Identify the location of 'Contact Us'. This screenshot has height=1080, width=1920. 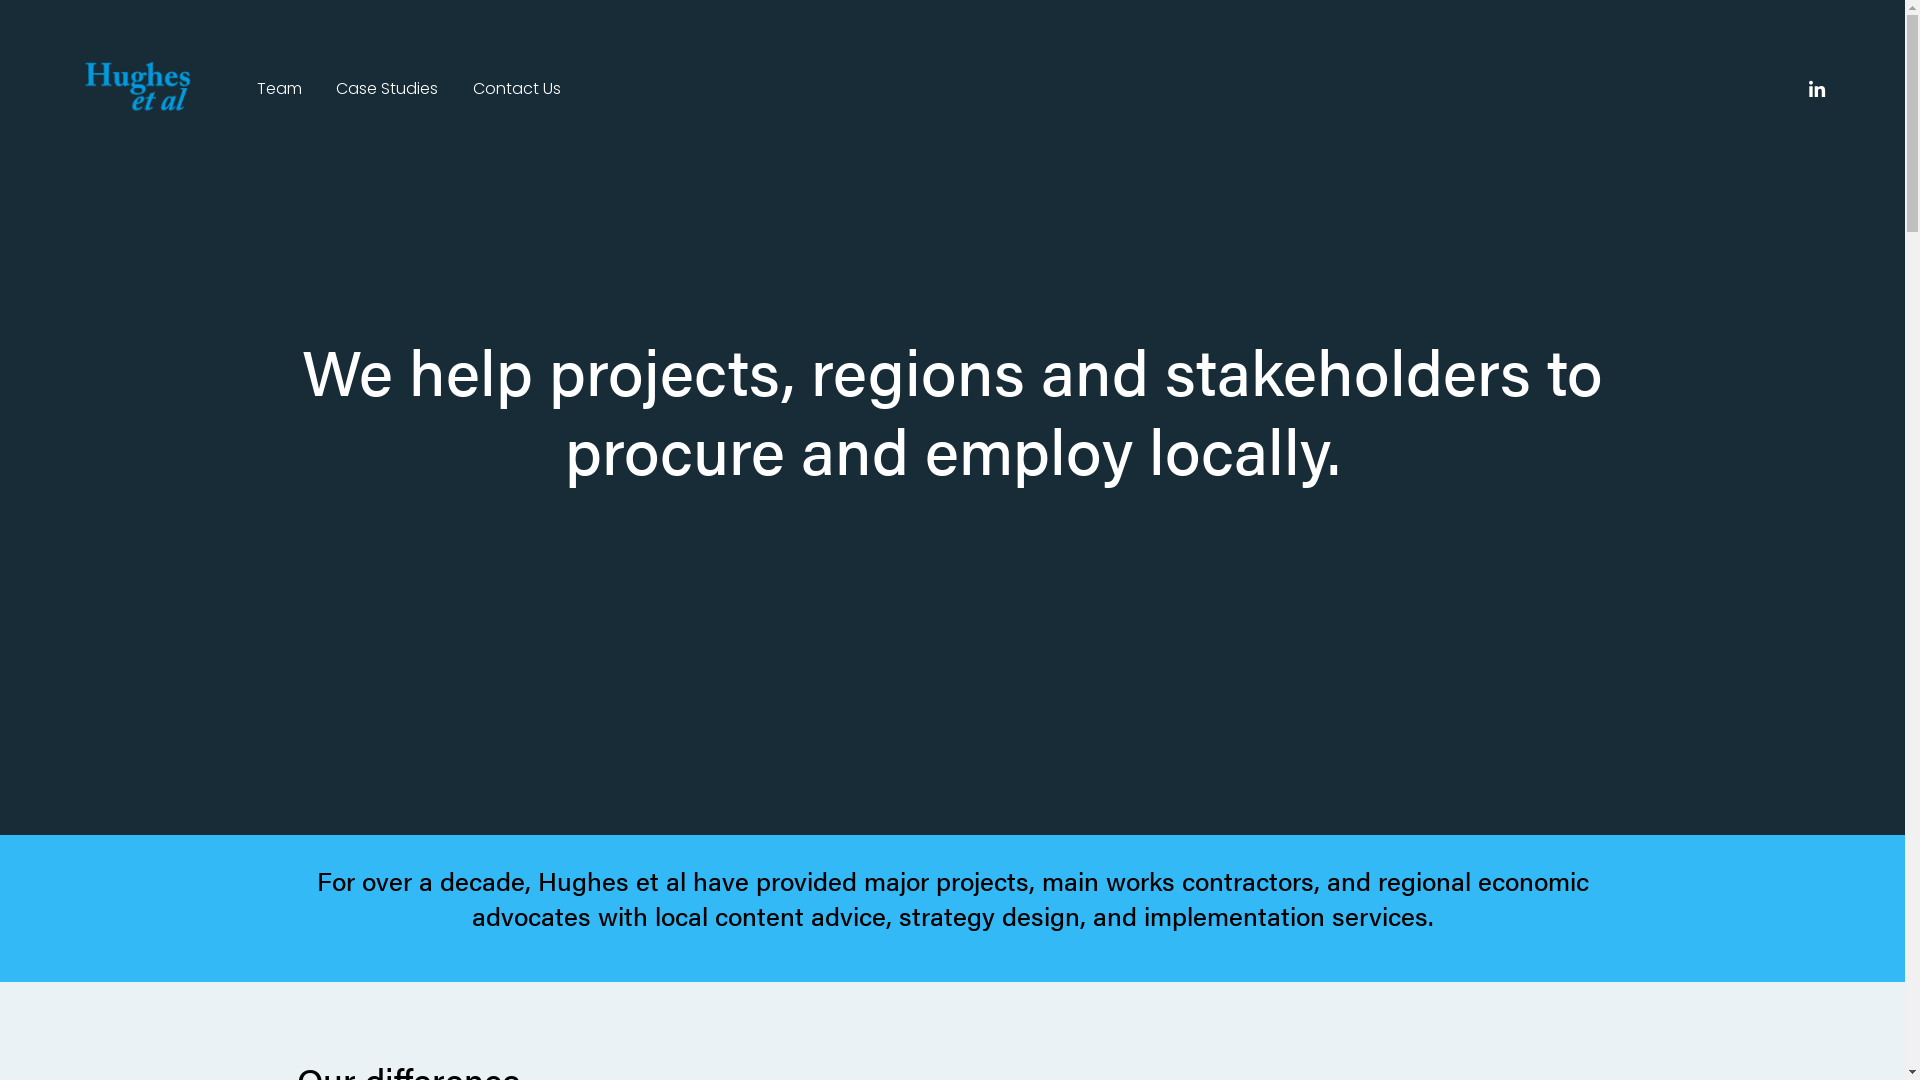
(517, 88).